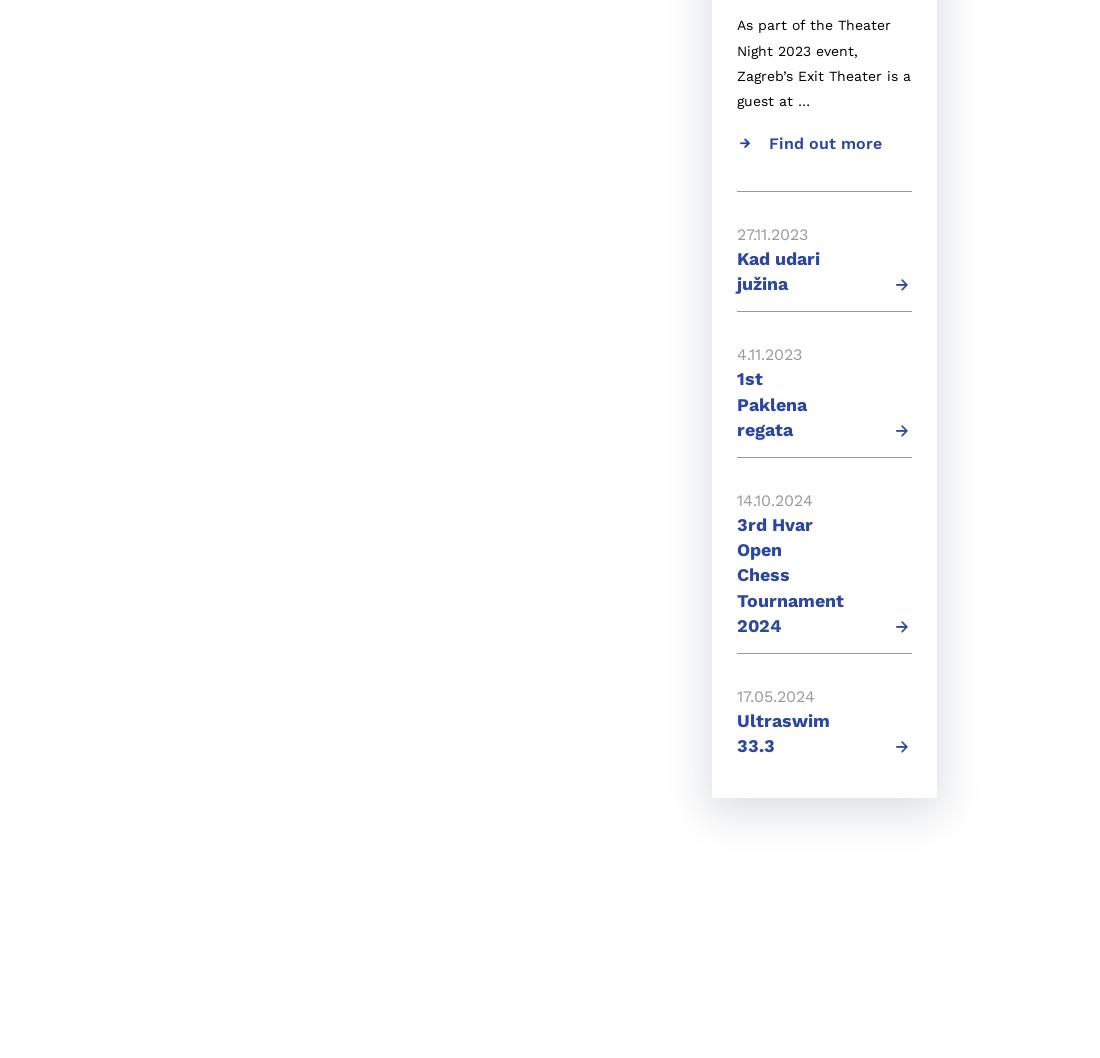  I want to click on 'Kad udari južina', so click(736, 269).